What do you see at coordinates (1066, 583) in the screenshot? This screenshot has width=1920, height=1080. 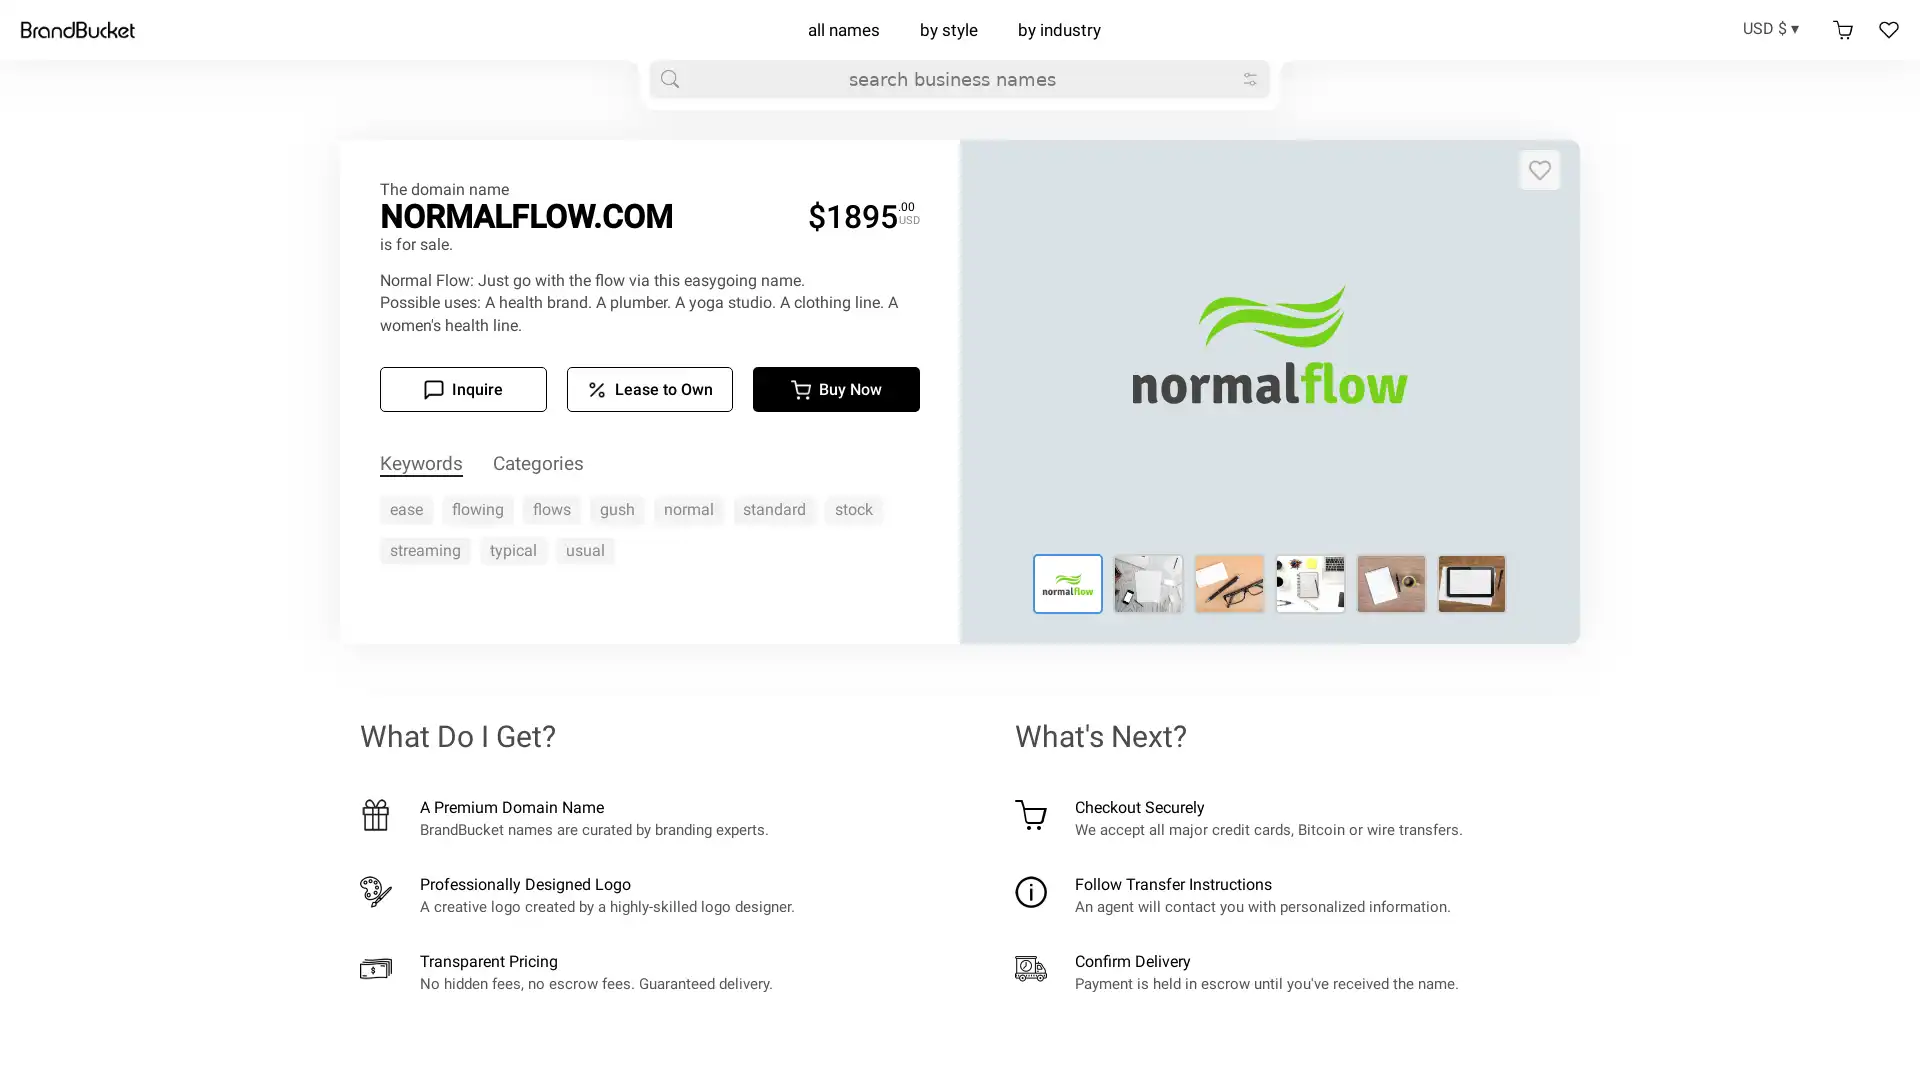 I see `Logo for normalflow.com` at bounding box center [1066, 583].